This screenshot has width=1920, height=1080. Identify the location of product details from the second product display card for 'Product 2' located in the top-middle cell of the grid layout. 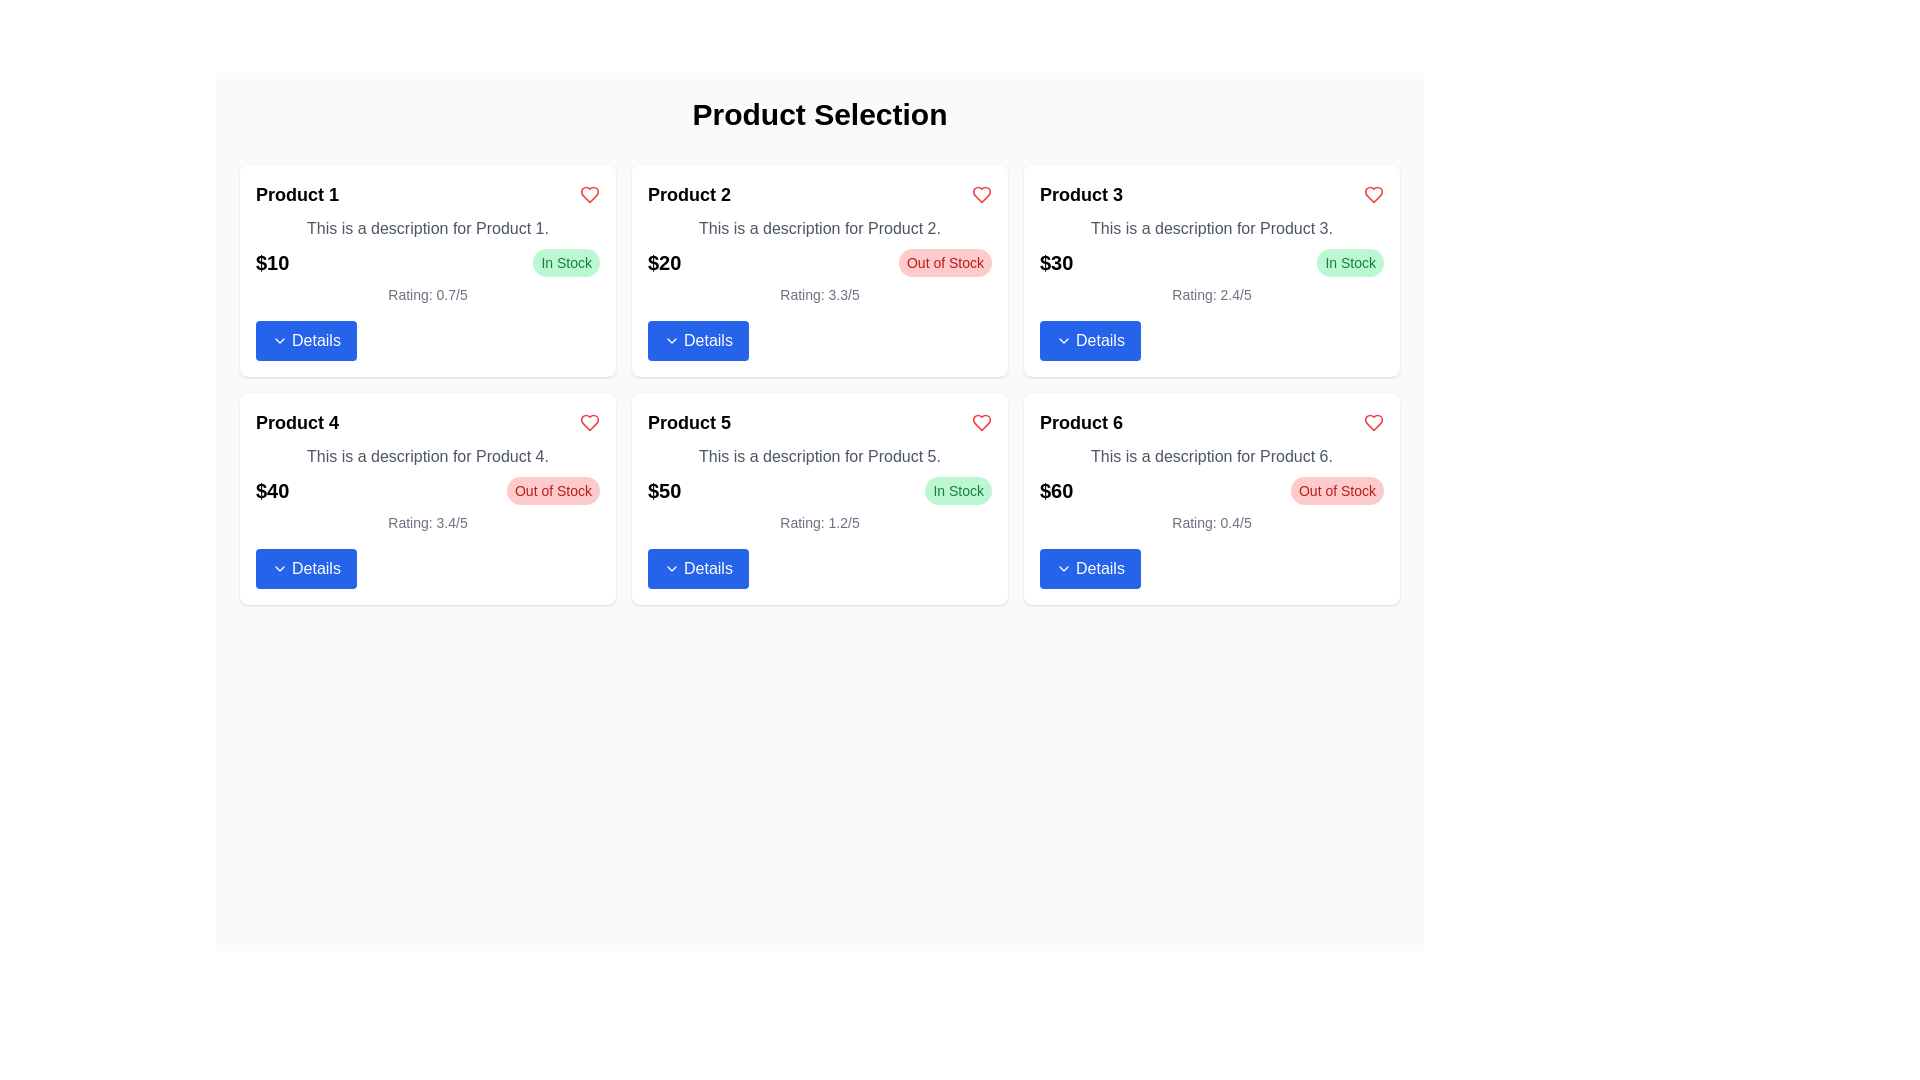
(820, 270).